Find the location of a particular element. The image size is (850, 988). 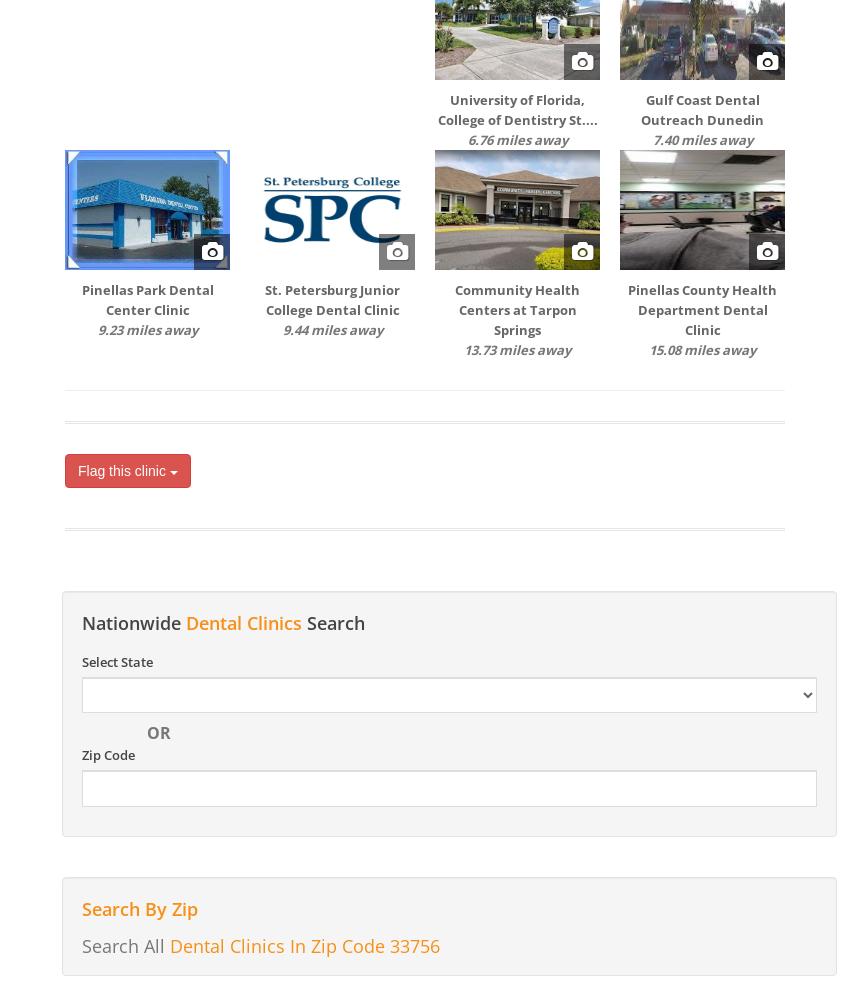

'Zip Code' is located at coordinates (107, 754).